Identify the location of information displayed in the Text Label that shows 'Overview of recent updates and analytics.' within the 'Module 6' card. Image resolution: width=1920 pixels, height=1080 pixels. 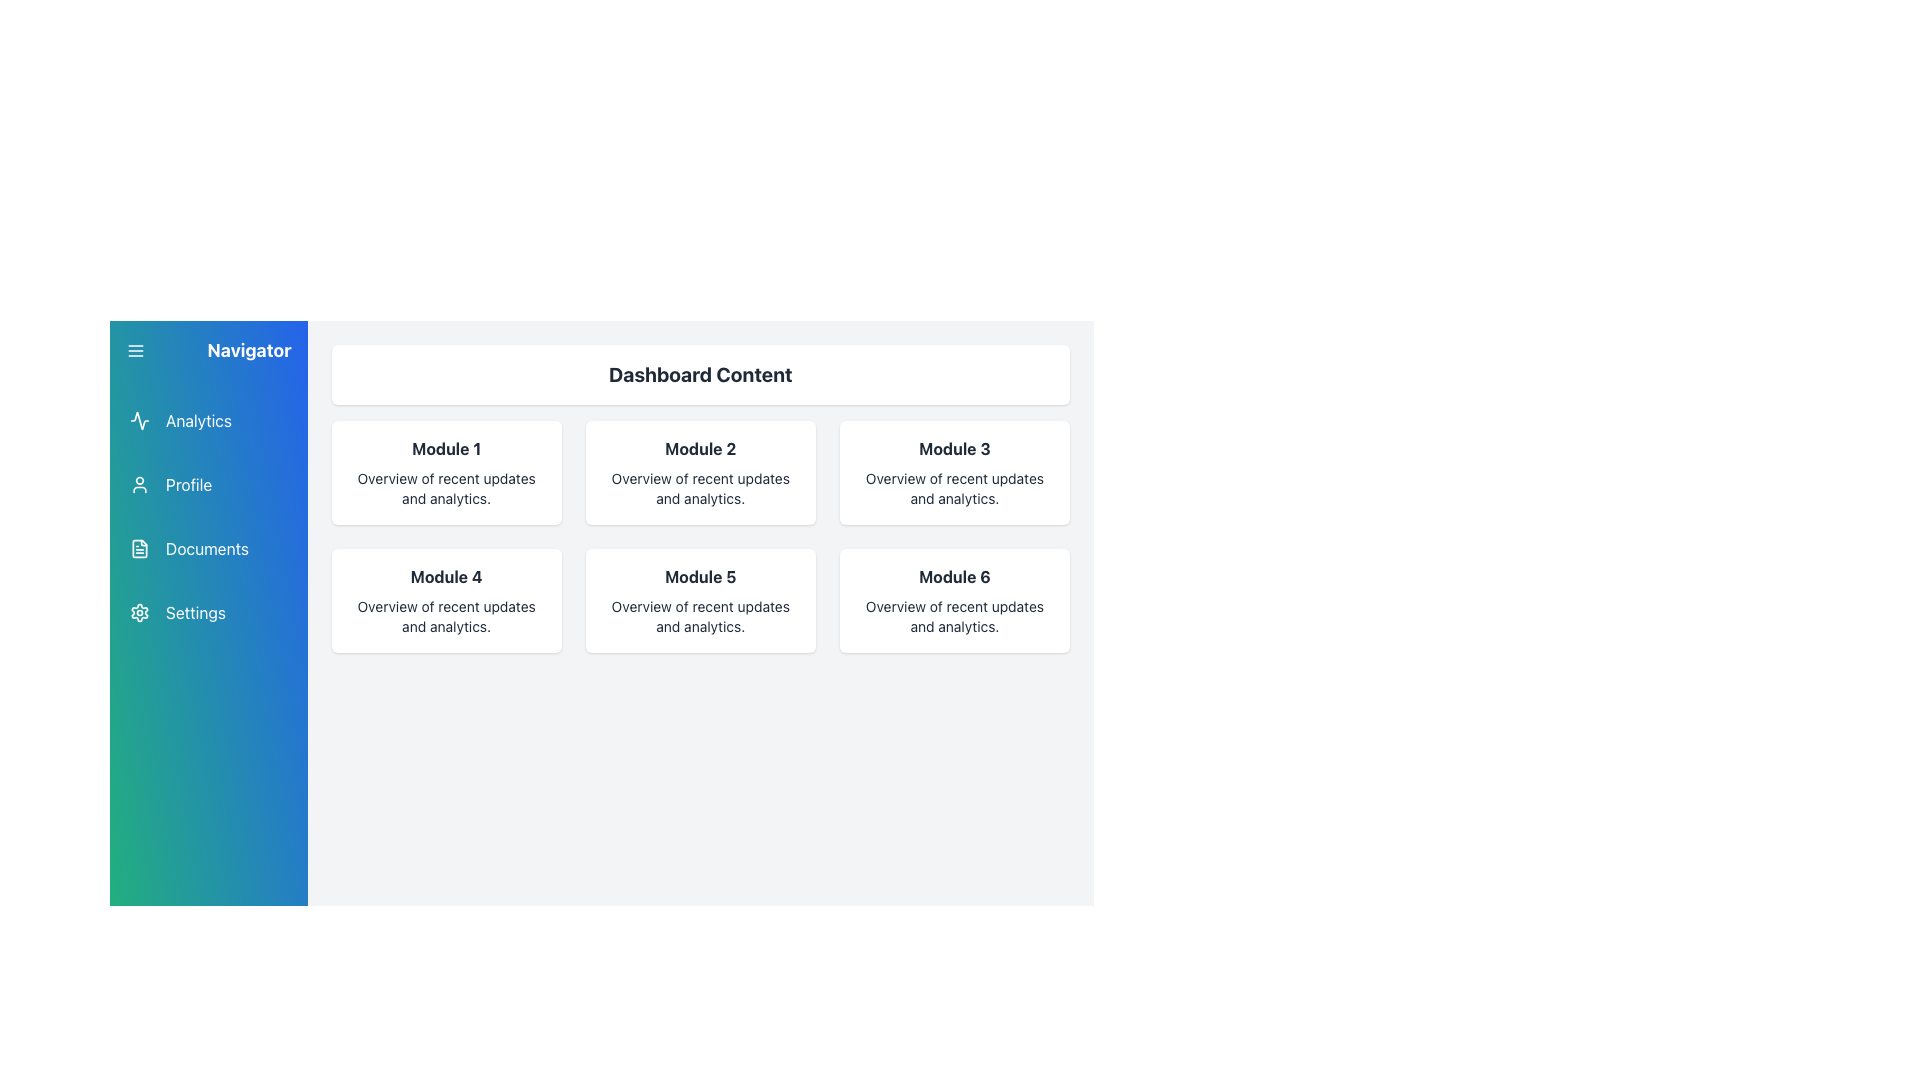
(954, 616).